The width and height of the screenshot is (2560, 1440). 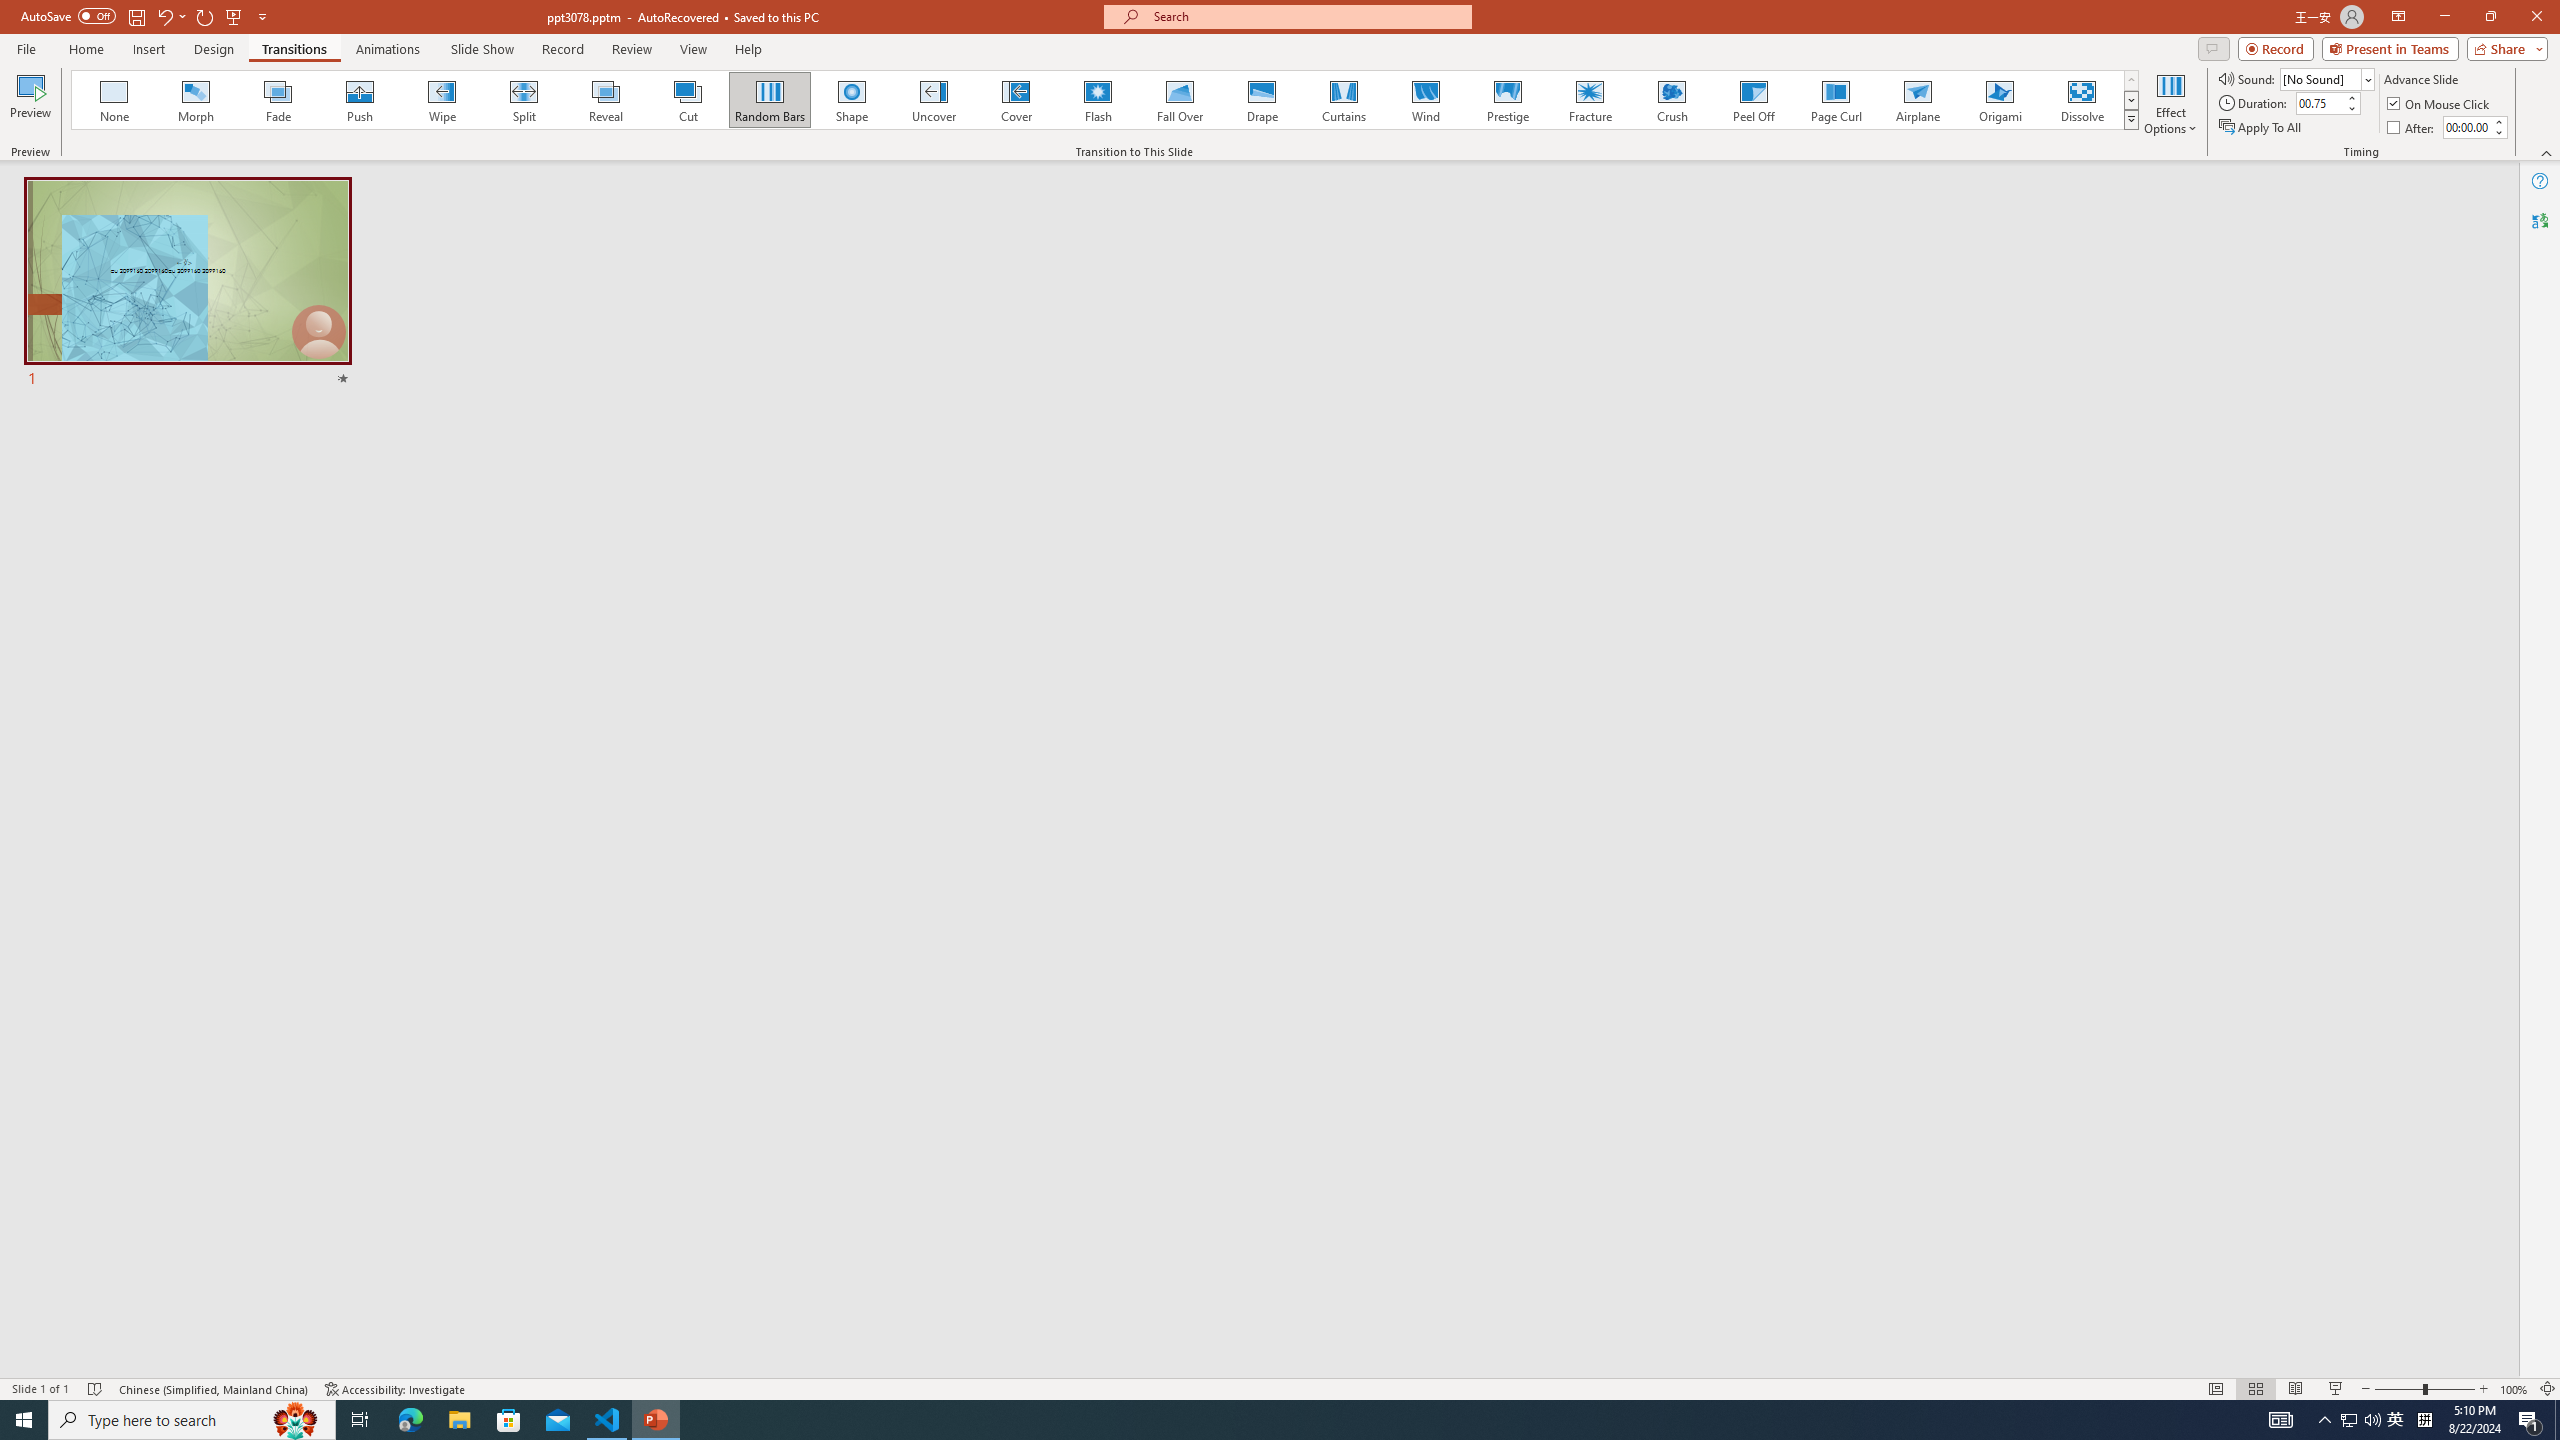 What do you see at coordinates (1097, 99) in the screenshot?
I see `'Flash'` at bounding box center [1097, 99].